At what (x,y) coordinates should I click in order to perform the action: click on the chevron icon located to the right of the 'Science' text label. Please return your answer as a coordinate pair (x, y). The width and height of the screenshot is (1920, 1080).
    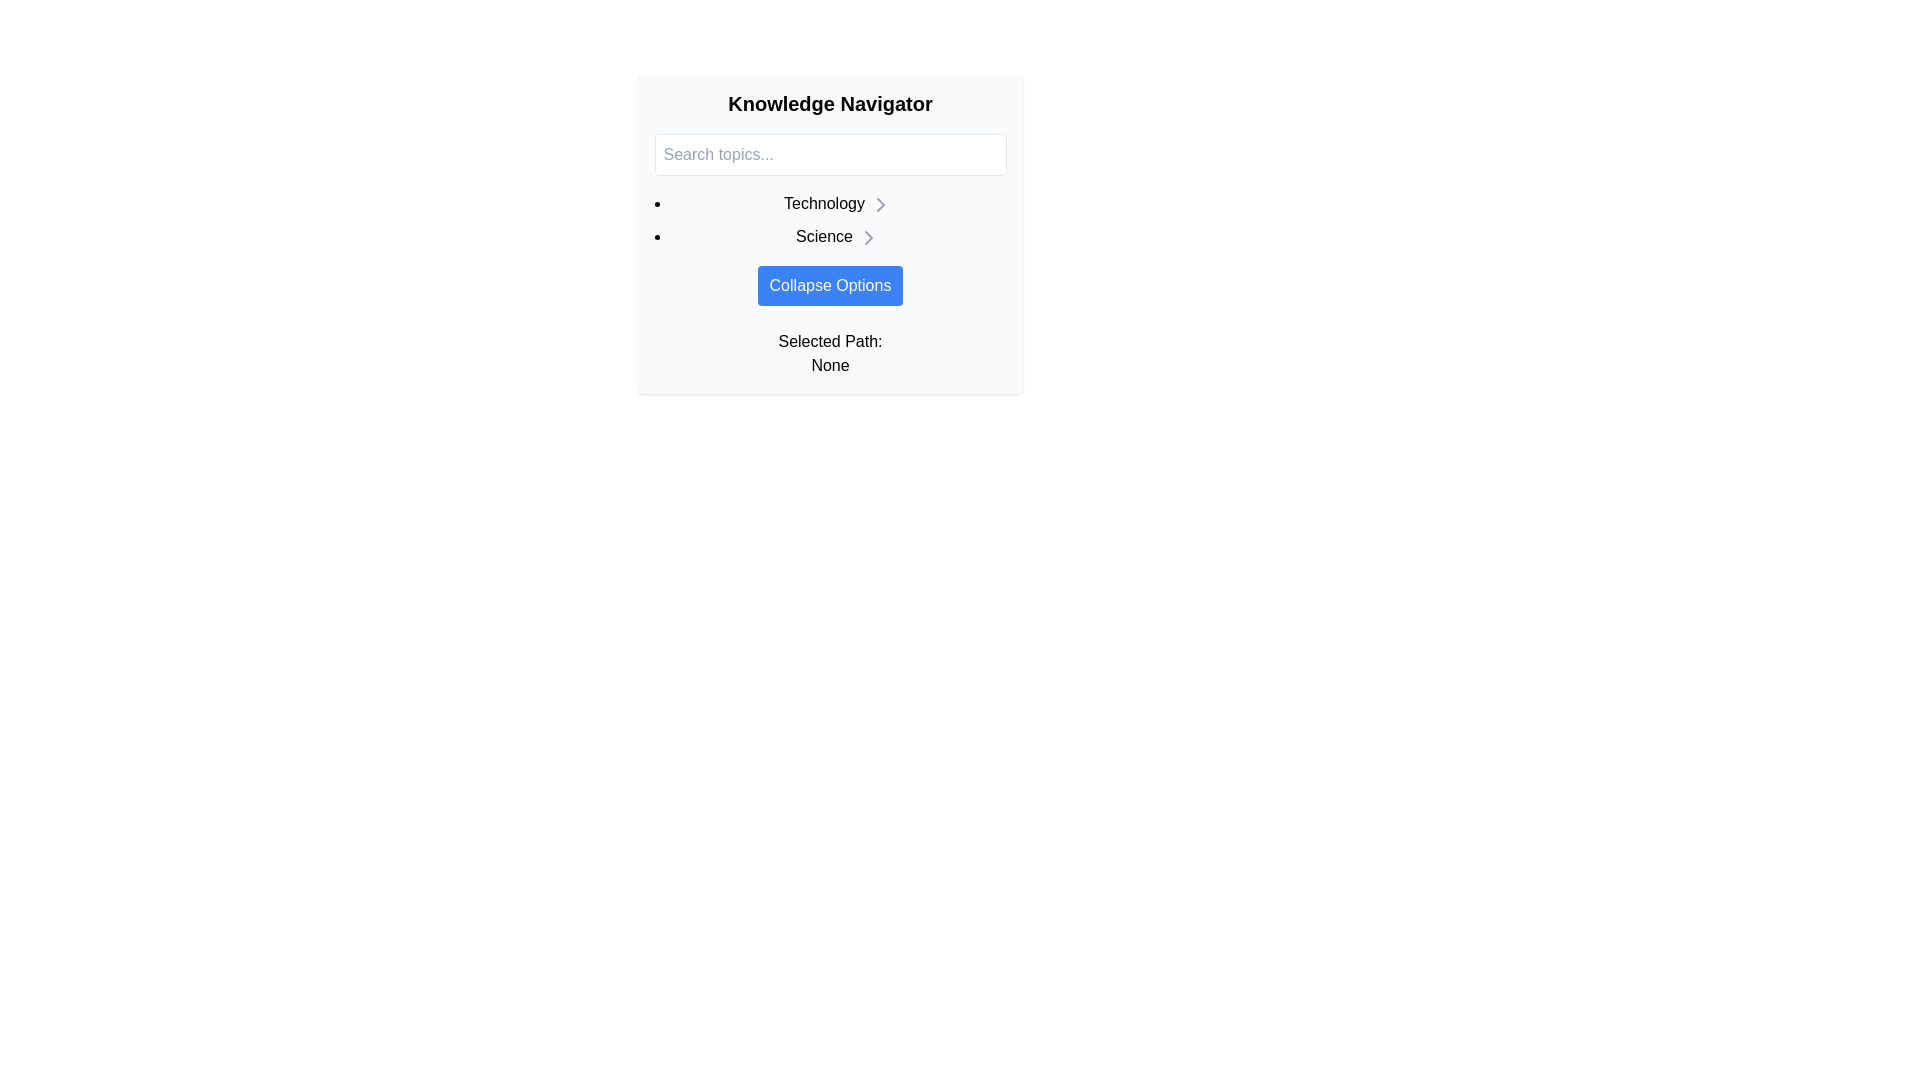
    Looking at the image, I should click on (868, 236).